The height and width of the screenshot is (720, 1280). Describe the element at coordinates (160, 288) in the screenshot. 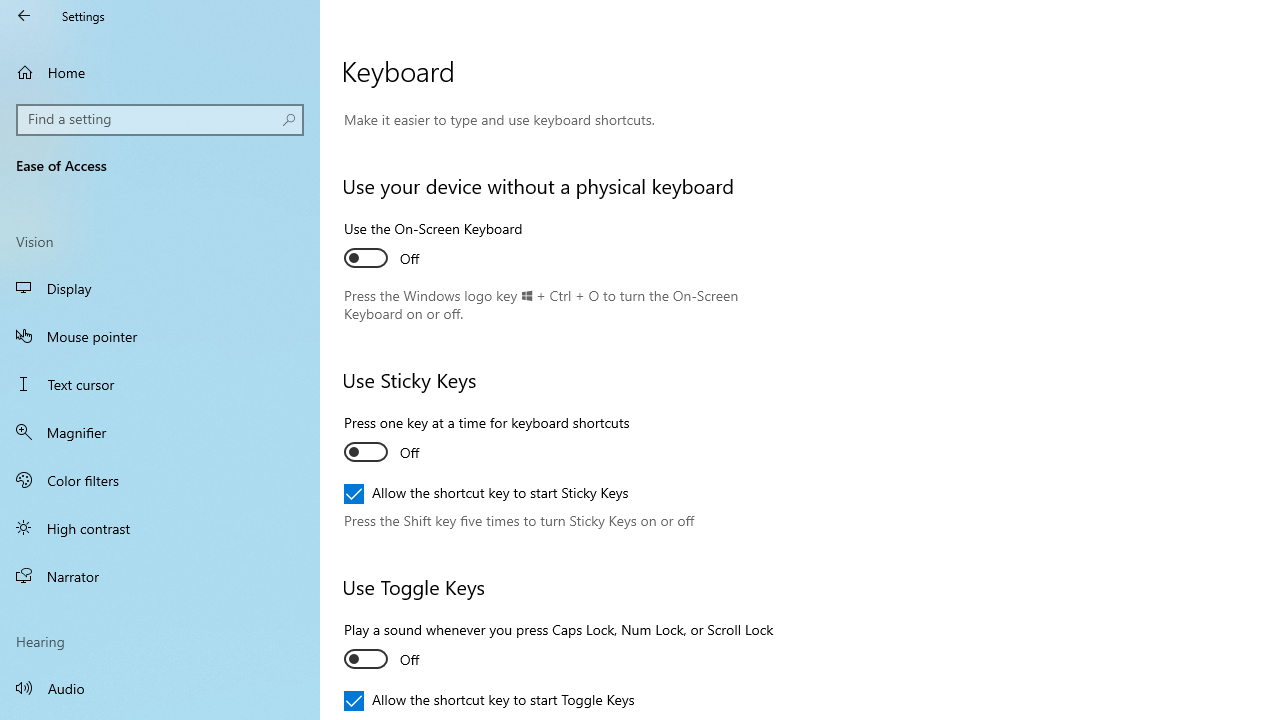

I see `'Display'` at that location.